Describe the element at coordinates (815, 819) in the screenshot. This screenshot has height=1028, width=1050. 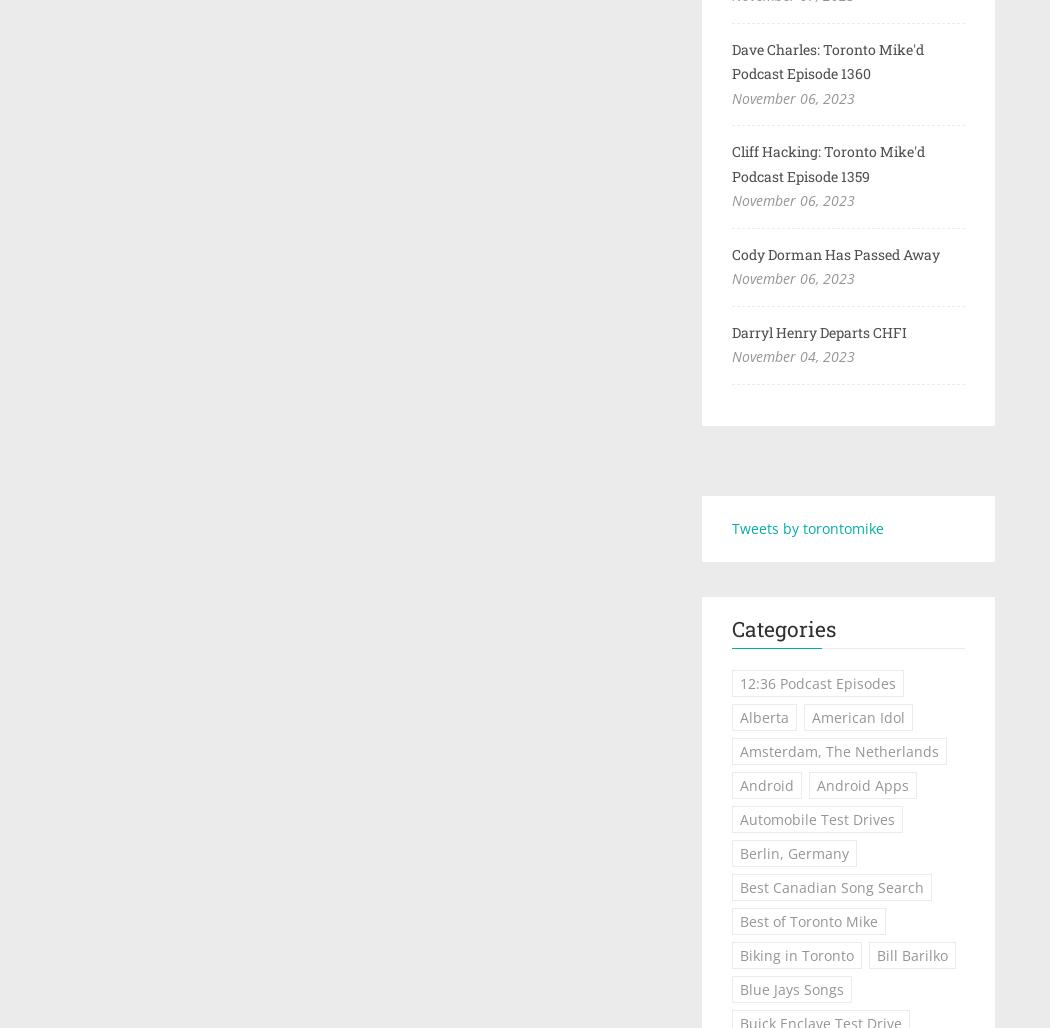
I see `'Automobile Test Drives'` at that location.